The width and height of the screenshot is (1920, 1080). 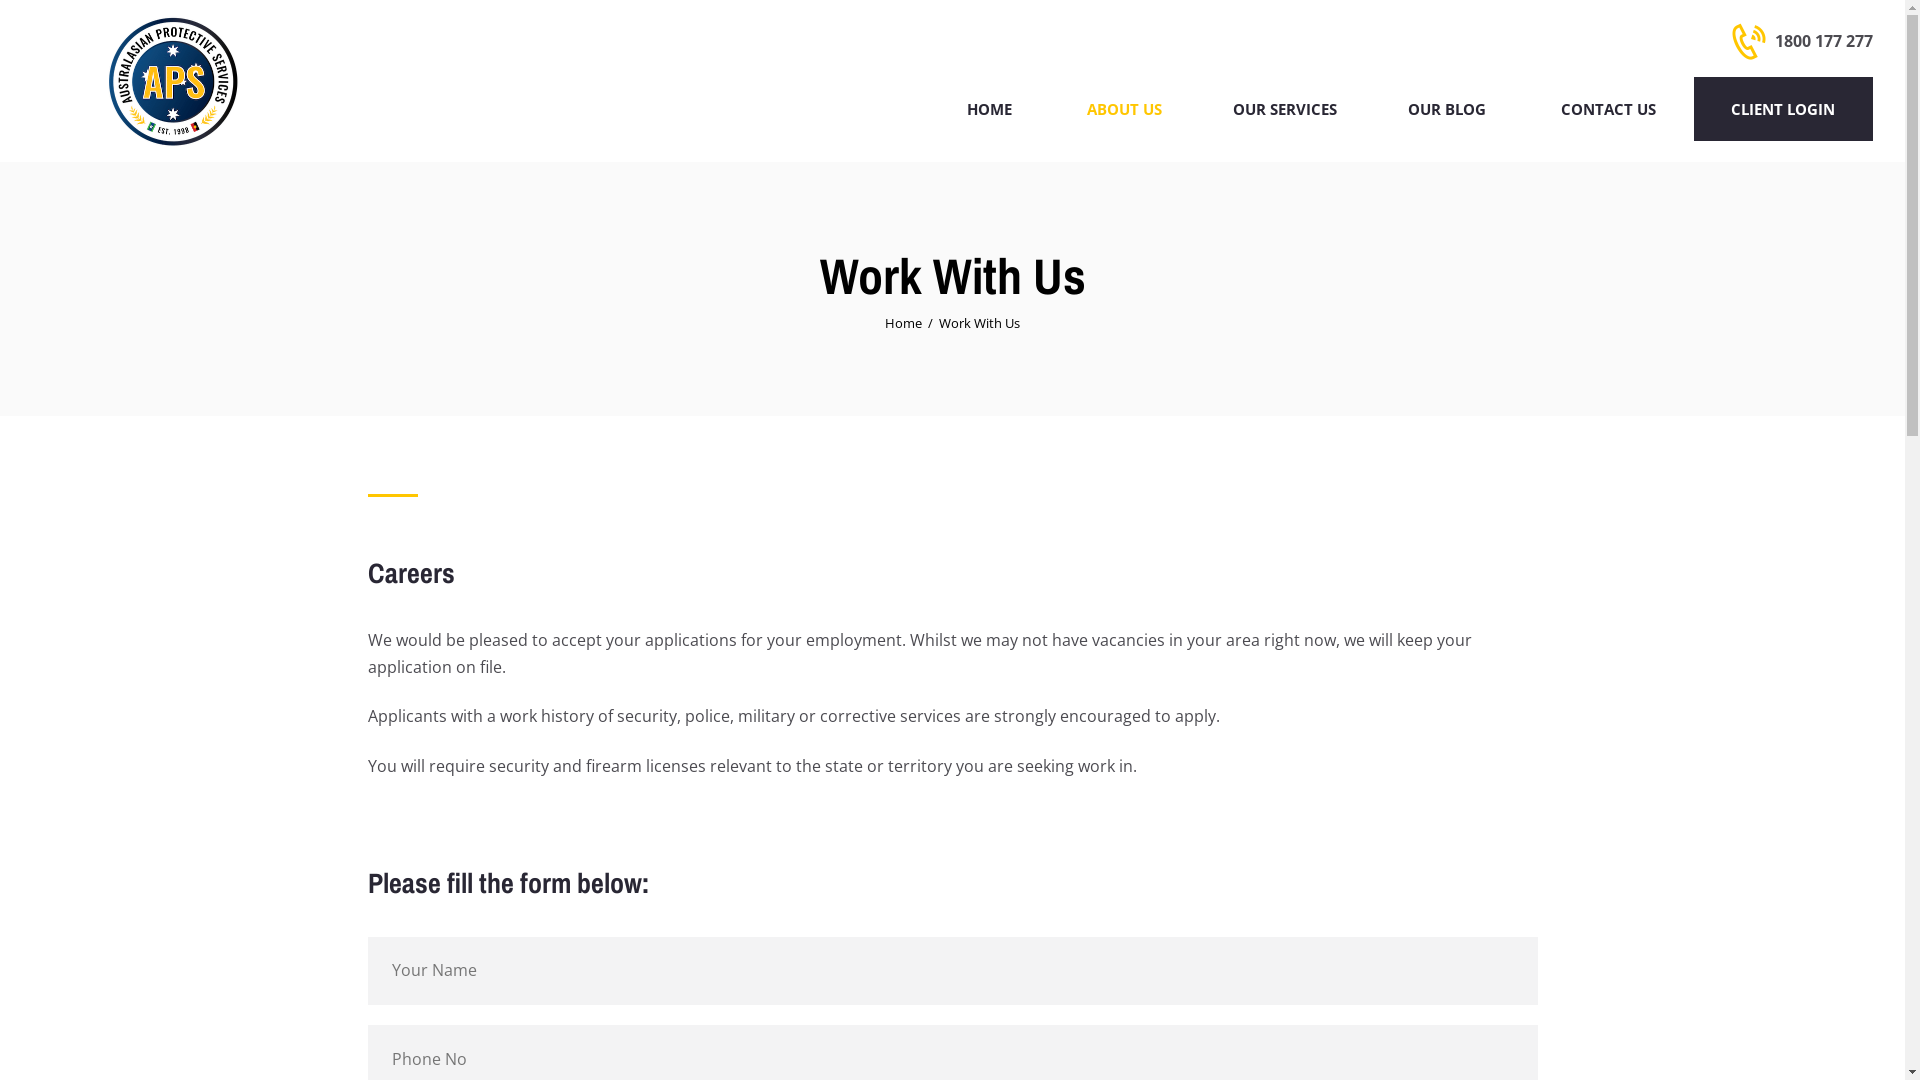 What do you see at coordinates (1283, 108) in the screenshot?
I see `'OUR SERVICES'` at bounding box center [1283, 108].